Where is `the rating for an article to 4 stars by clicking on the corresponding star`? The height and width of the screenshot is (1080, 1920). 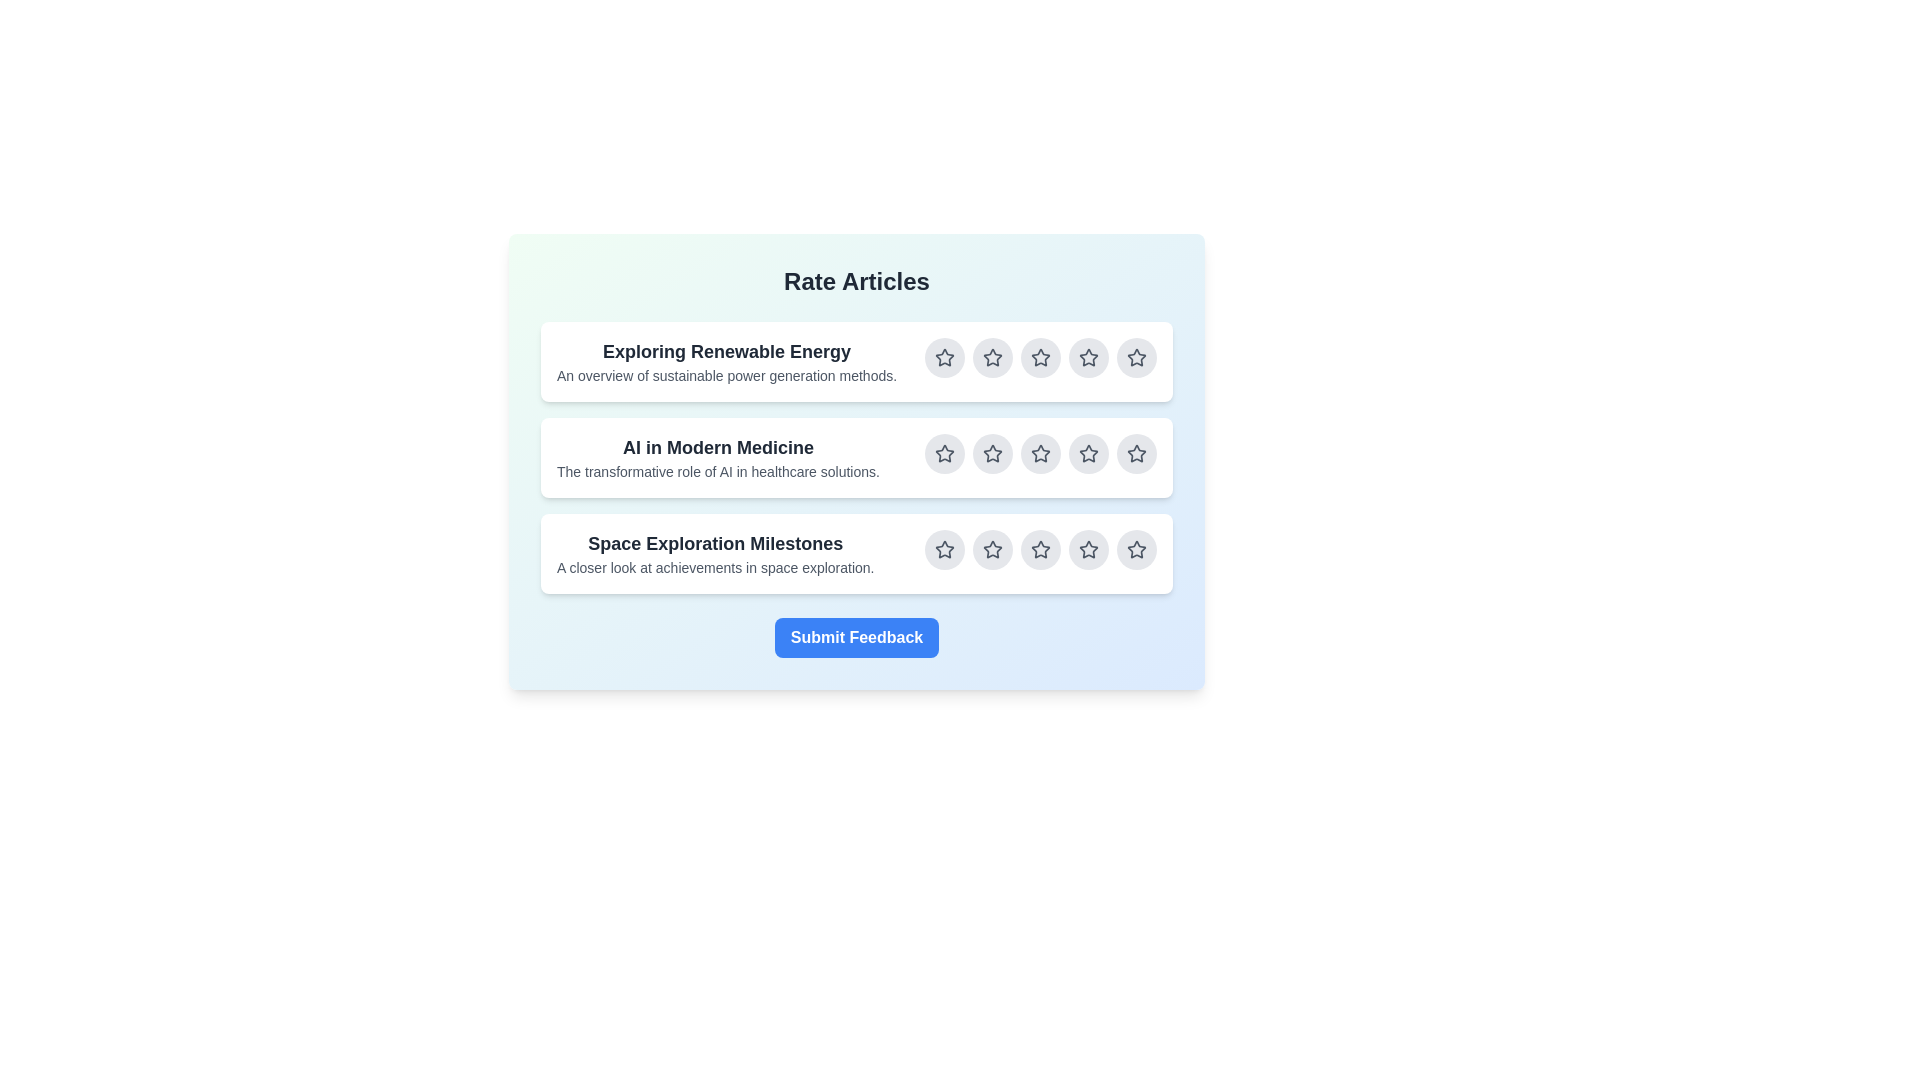
the rating for an article to 4 stars by clicking on the corresponding star is located at coordinates (1088, 357).